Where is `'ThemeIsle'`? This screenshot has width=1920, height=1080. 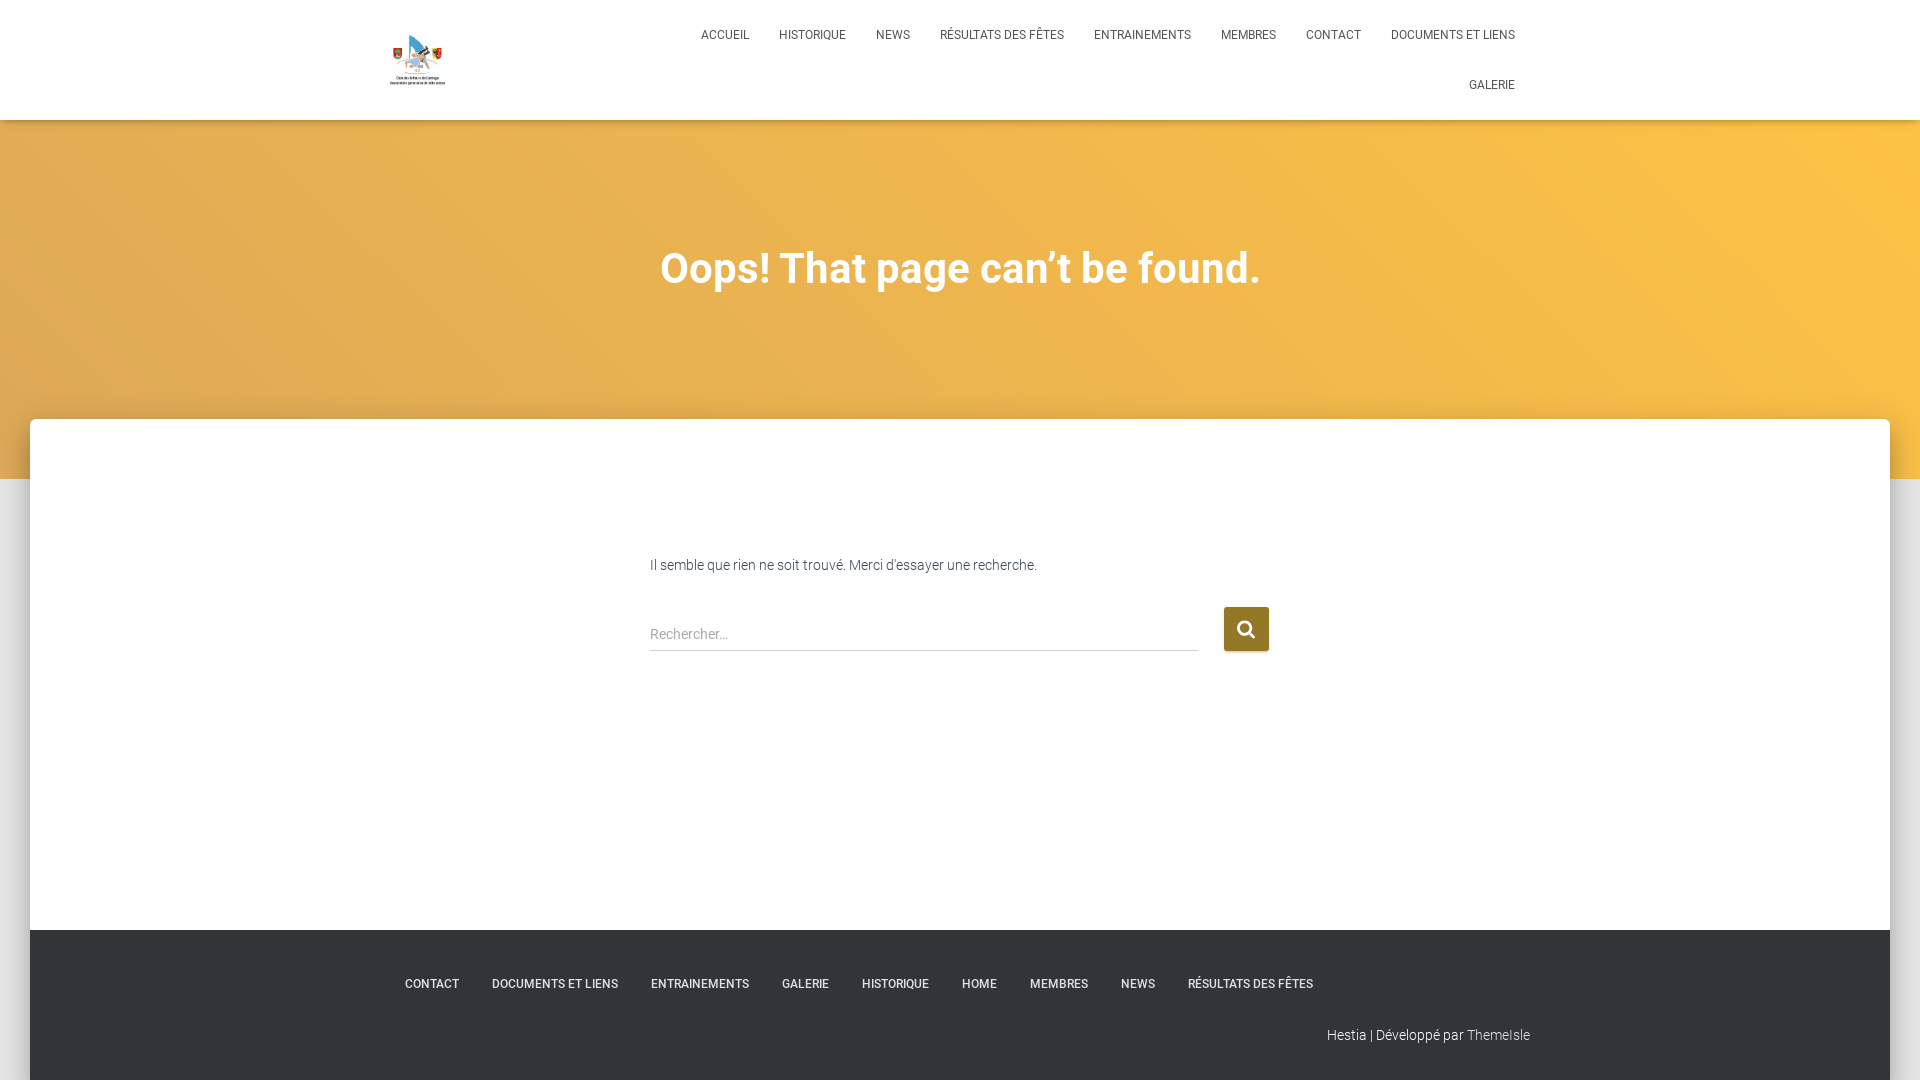 'ThemeIsle' is located at coordinates (1467, 1034).